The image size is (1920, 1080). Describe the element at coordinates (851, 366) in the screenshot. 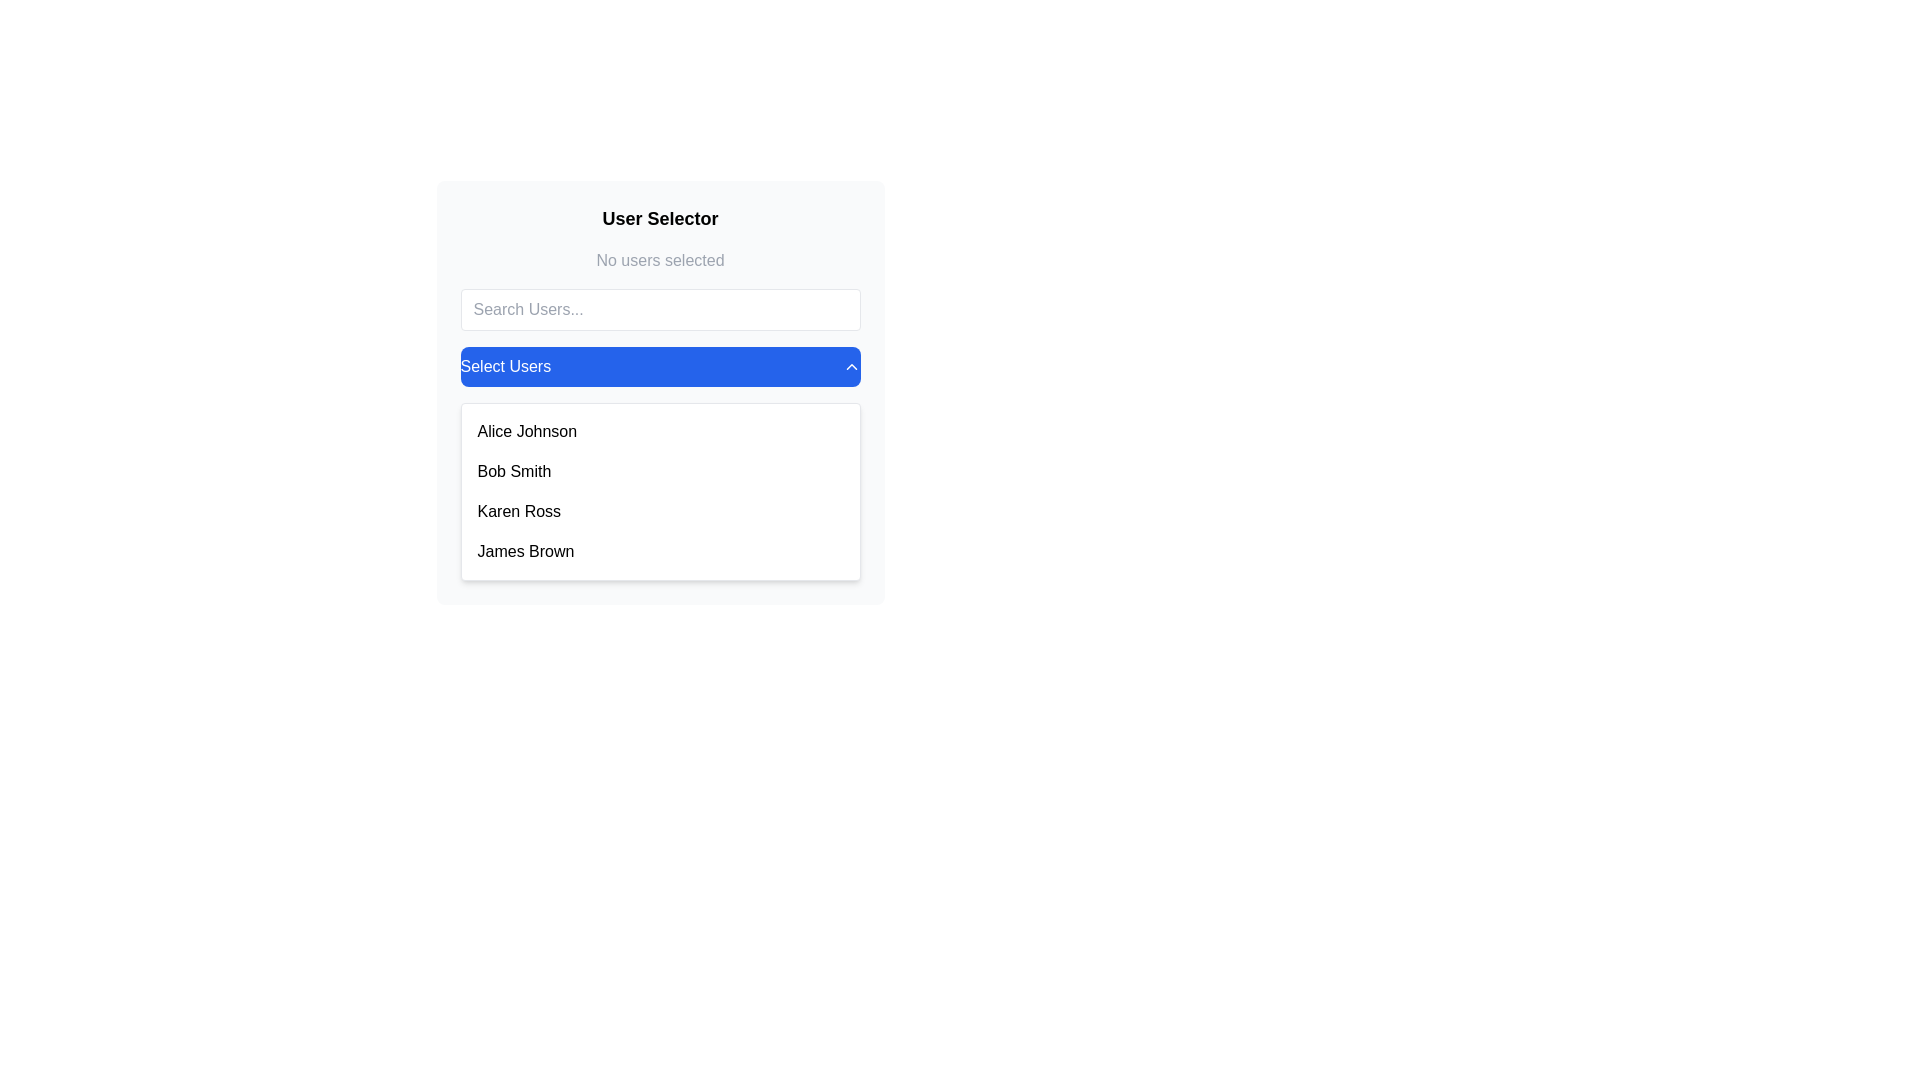

I see `the chevron icon on the far right side of the blue button labeled 'Select Users'` at that location.